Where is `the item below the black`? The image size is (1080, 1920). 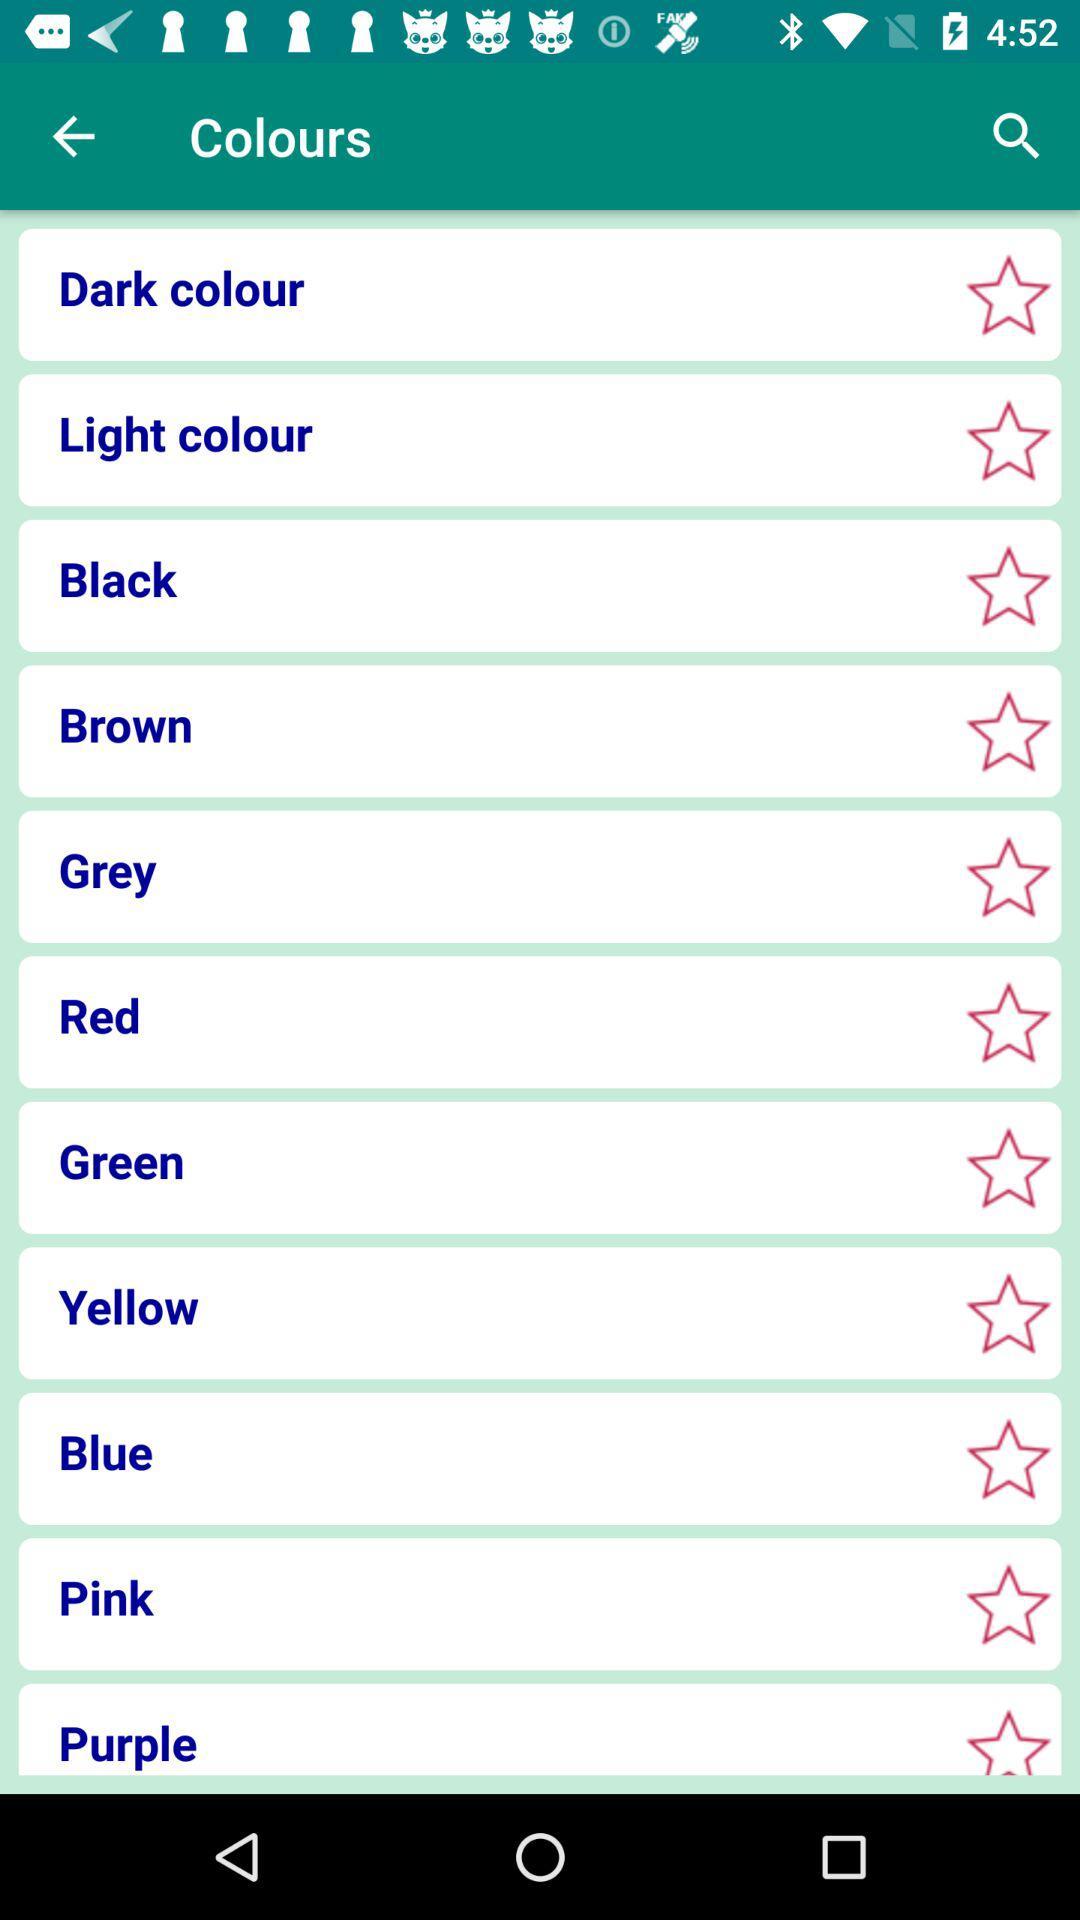
the item below the black is located at coordinates (481, 723).